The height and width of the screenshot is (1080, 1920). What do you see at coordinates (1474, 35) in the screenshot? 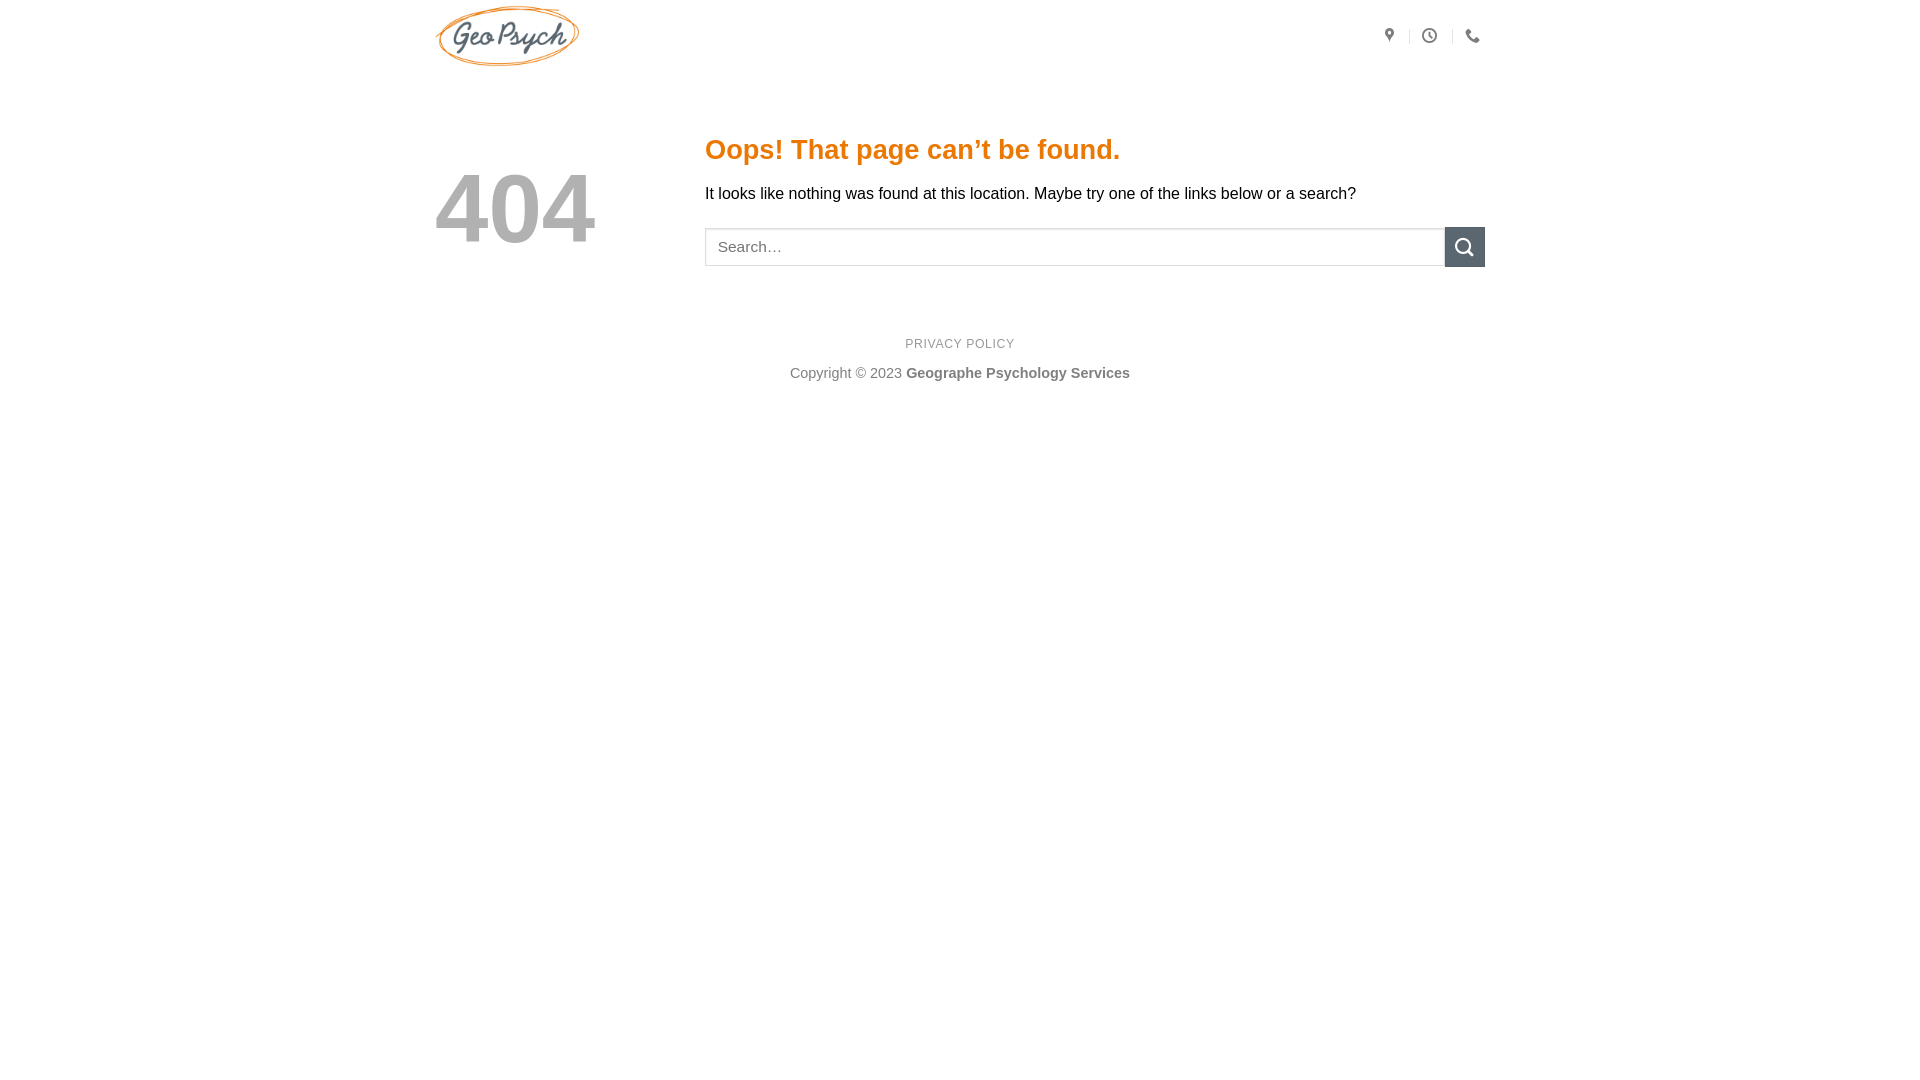
I see `'(08) 9751 5899'` at bounding box center [1474, 35].